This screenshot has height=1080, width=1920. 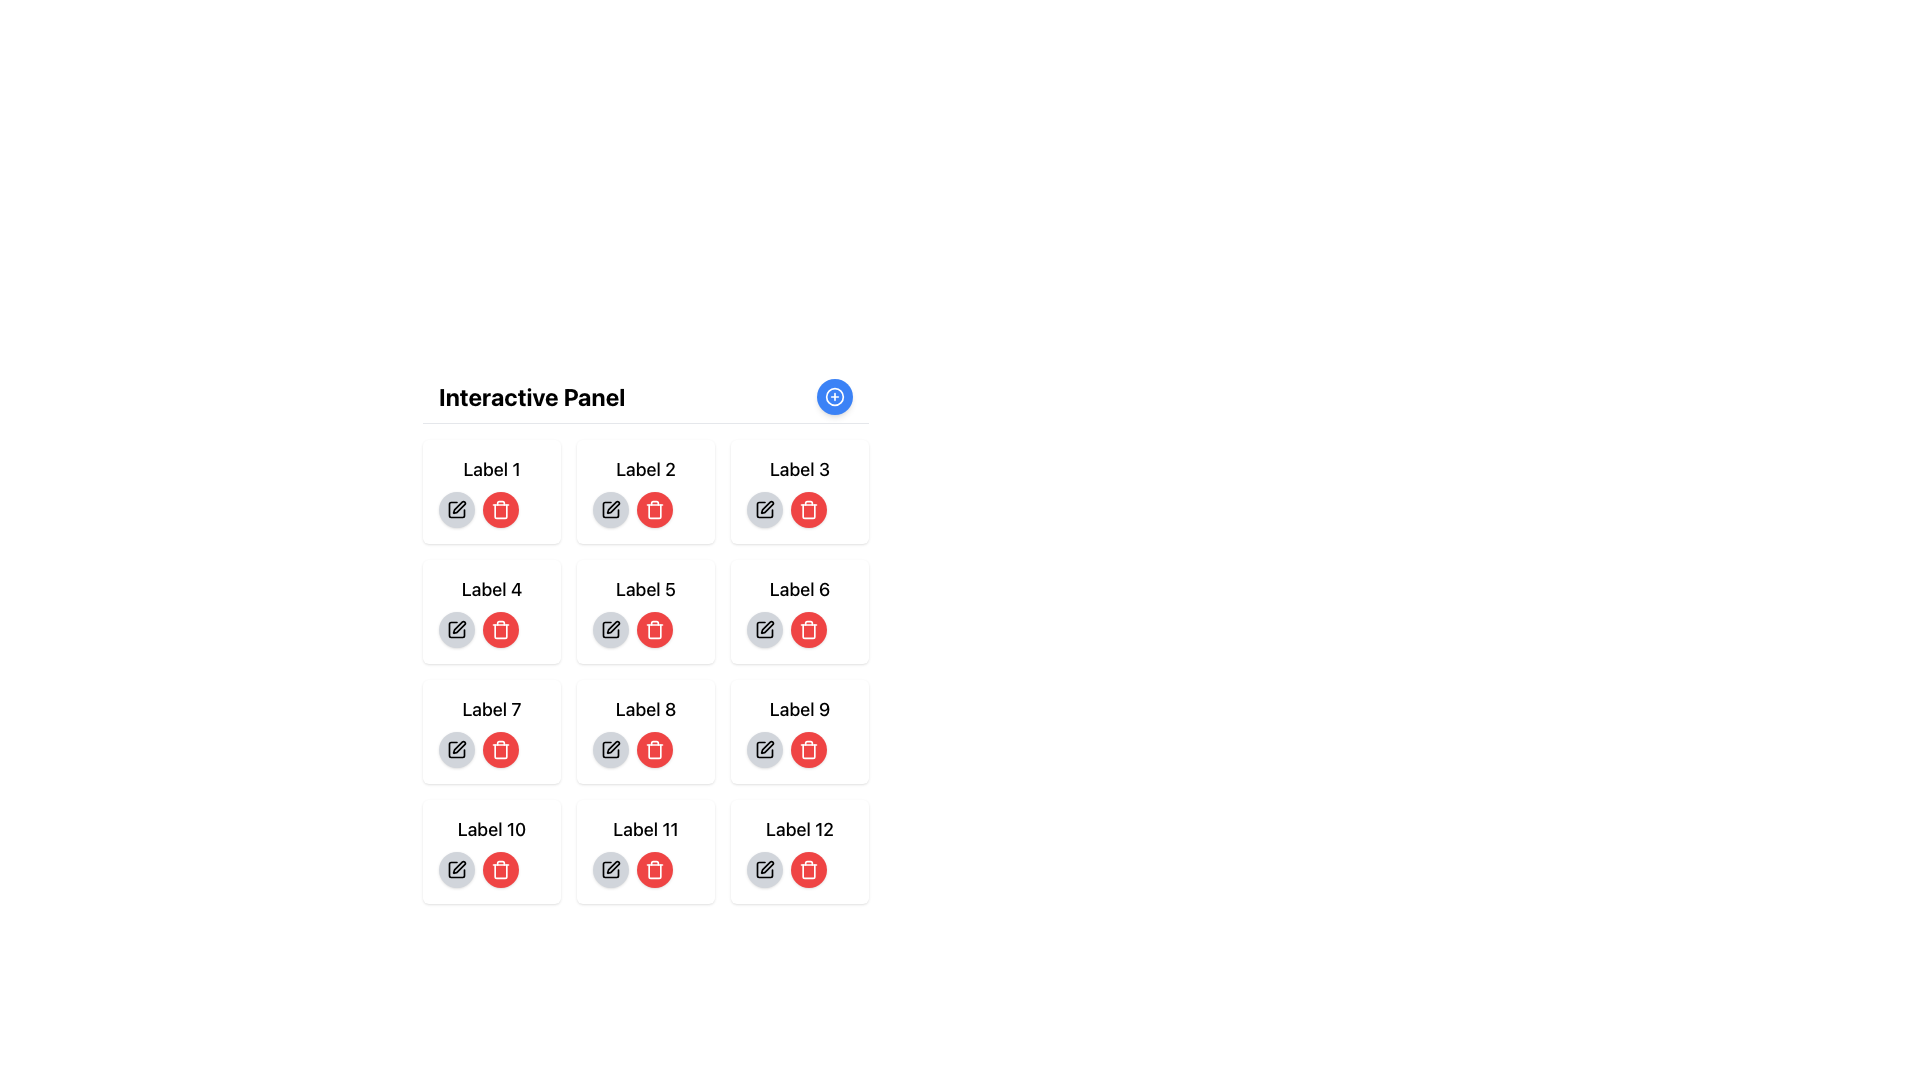 What do you see at coordinates (609, 749) in the screenshot?
I see `the edit icon (Edit pen within square) associated with 'Label 8'` at bounding box center [609, 749].